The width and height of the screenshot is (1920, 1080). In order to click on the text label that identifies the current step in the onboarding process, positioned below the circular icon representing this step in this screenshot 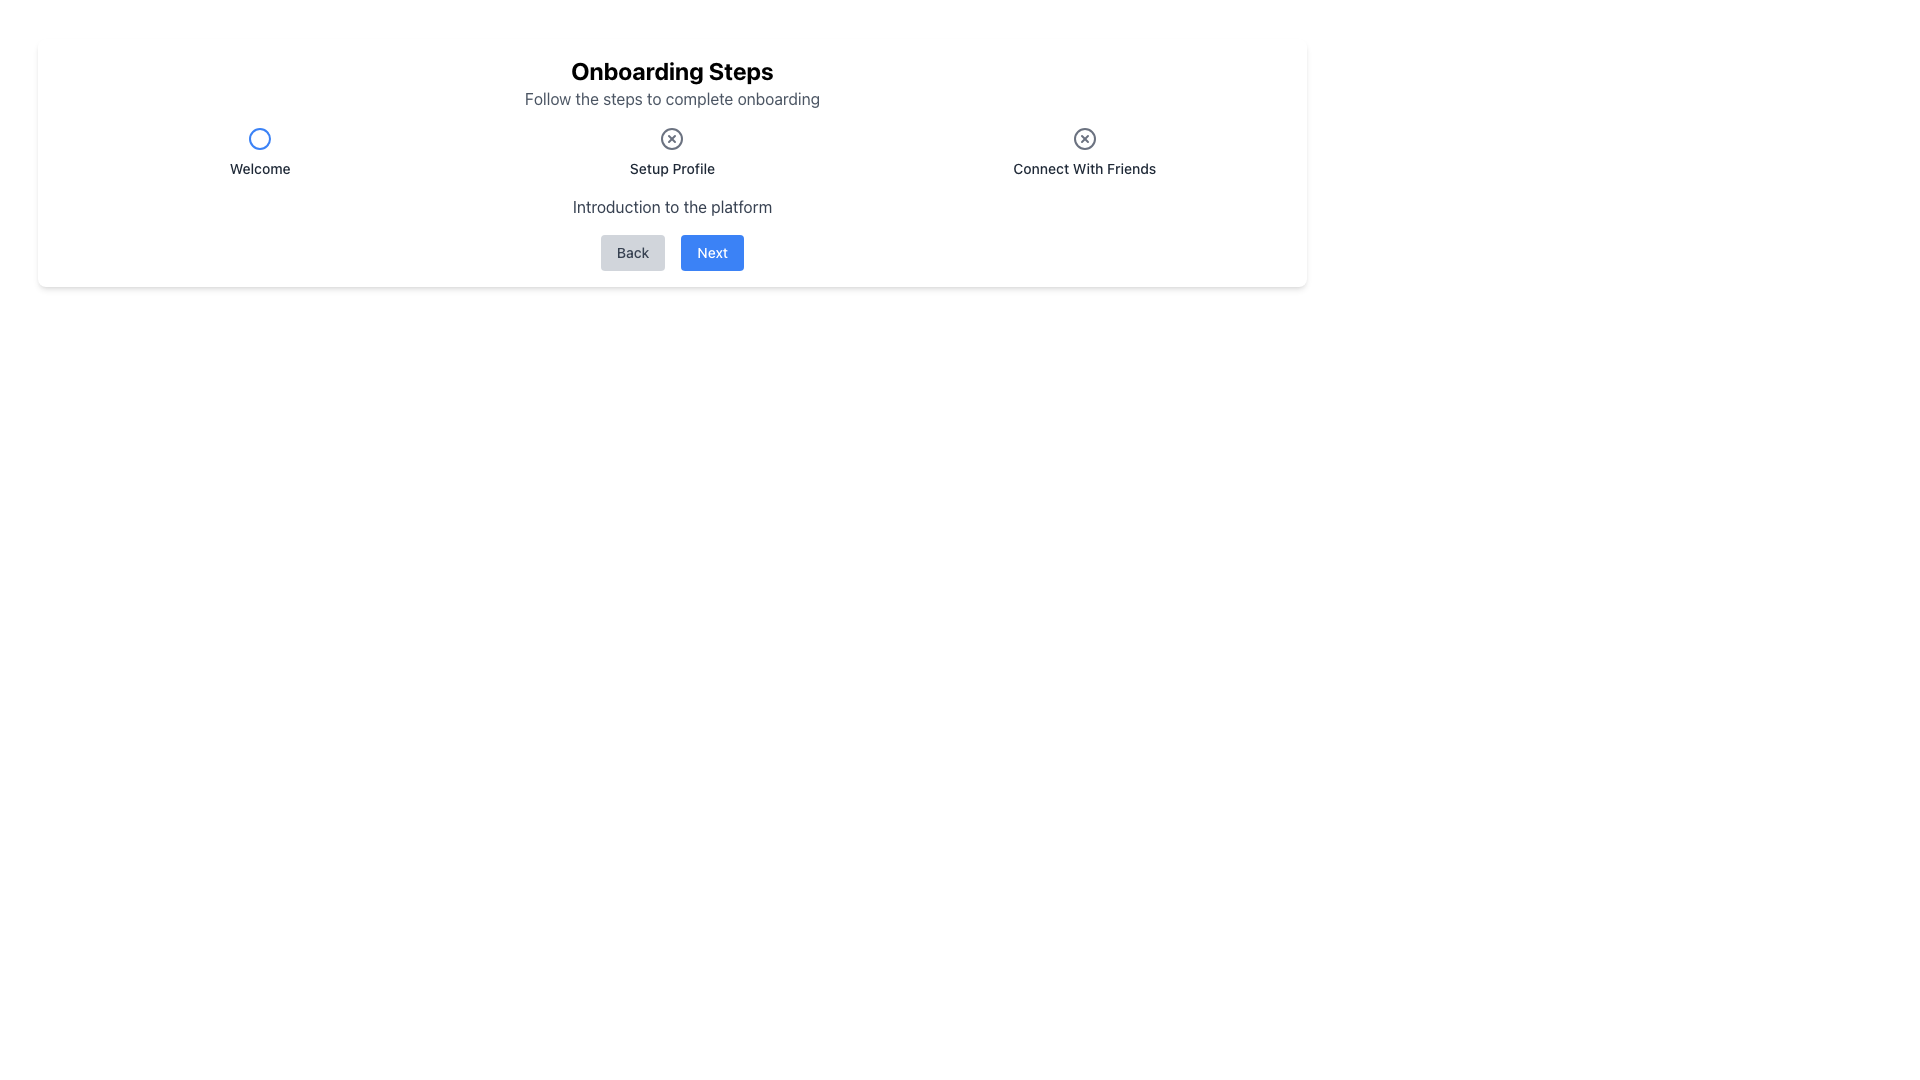, I will do `click(672, 168)`.